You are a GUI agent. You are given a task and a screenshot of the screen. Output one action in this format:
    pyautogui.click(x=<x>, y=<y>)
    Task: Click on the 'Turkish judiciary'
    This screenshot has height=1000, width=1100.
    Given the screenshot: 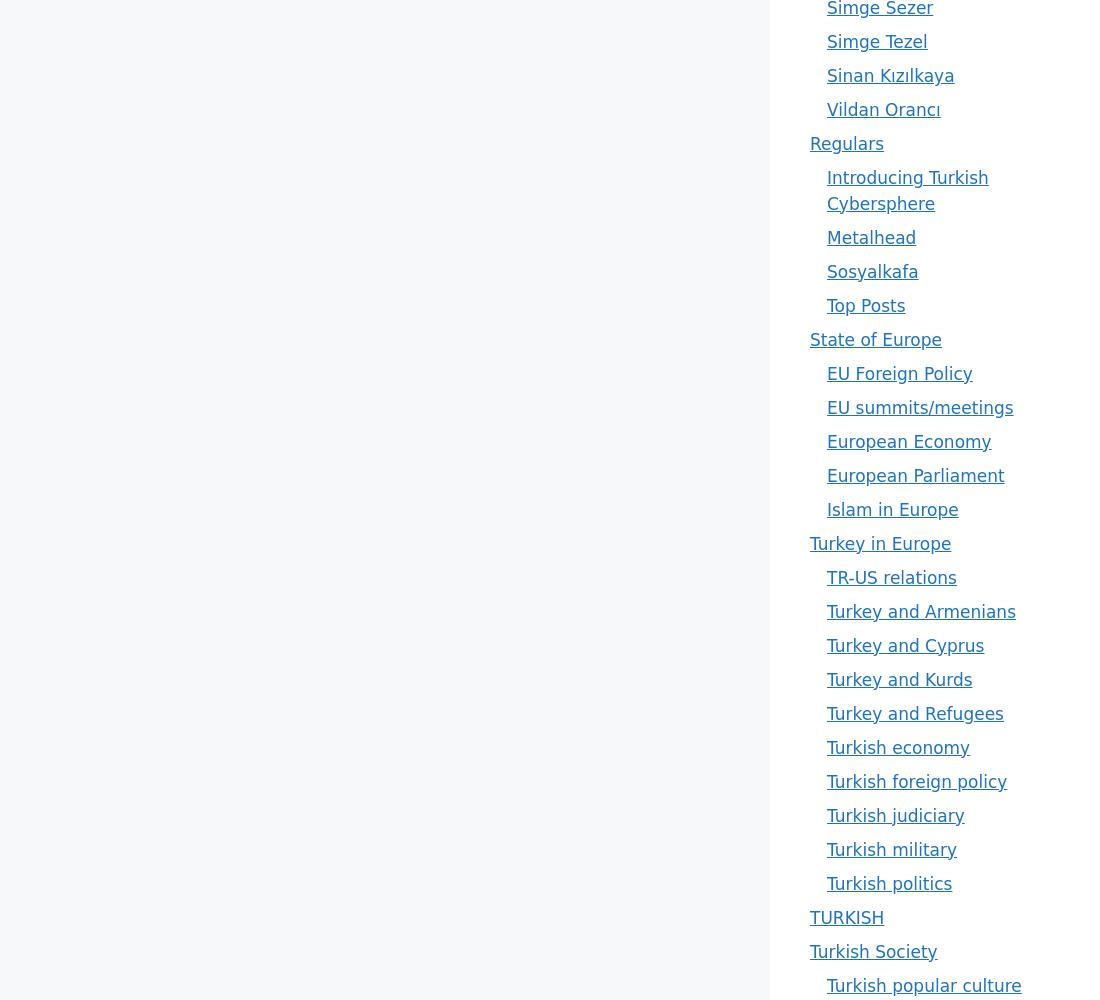 What is the action you would take?
    pyautogui.click(x=895, y=814)
    